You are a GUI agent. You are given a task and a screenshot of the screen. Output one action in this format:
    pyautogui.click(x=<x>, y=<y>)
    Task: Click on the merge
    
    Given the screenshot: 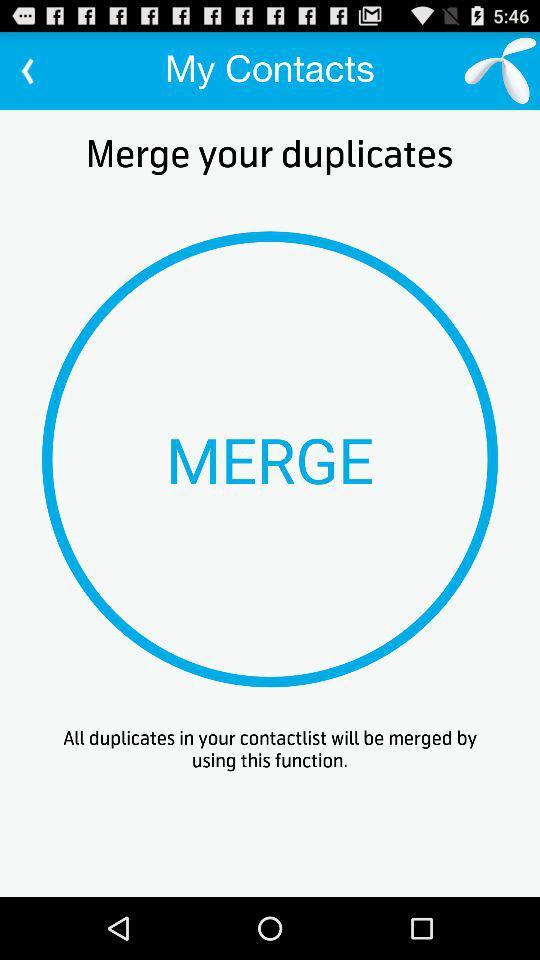 What is the action you would take?
    pyautogui.click(x=270, y=459)
    